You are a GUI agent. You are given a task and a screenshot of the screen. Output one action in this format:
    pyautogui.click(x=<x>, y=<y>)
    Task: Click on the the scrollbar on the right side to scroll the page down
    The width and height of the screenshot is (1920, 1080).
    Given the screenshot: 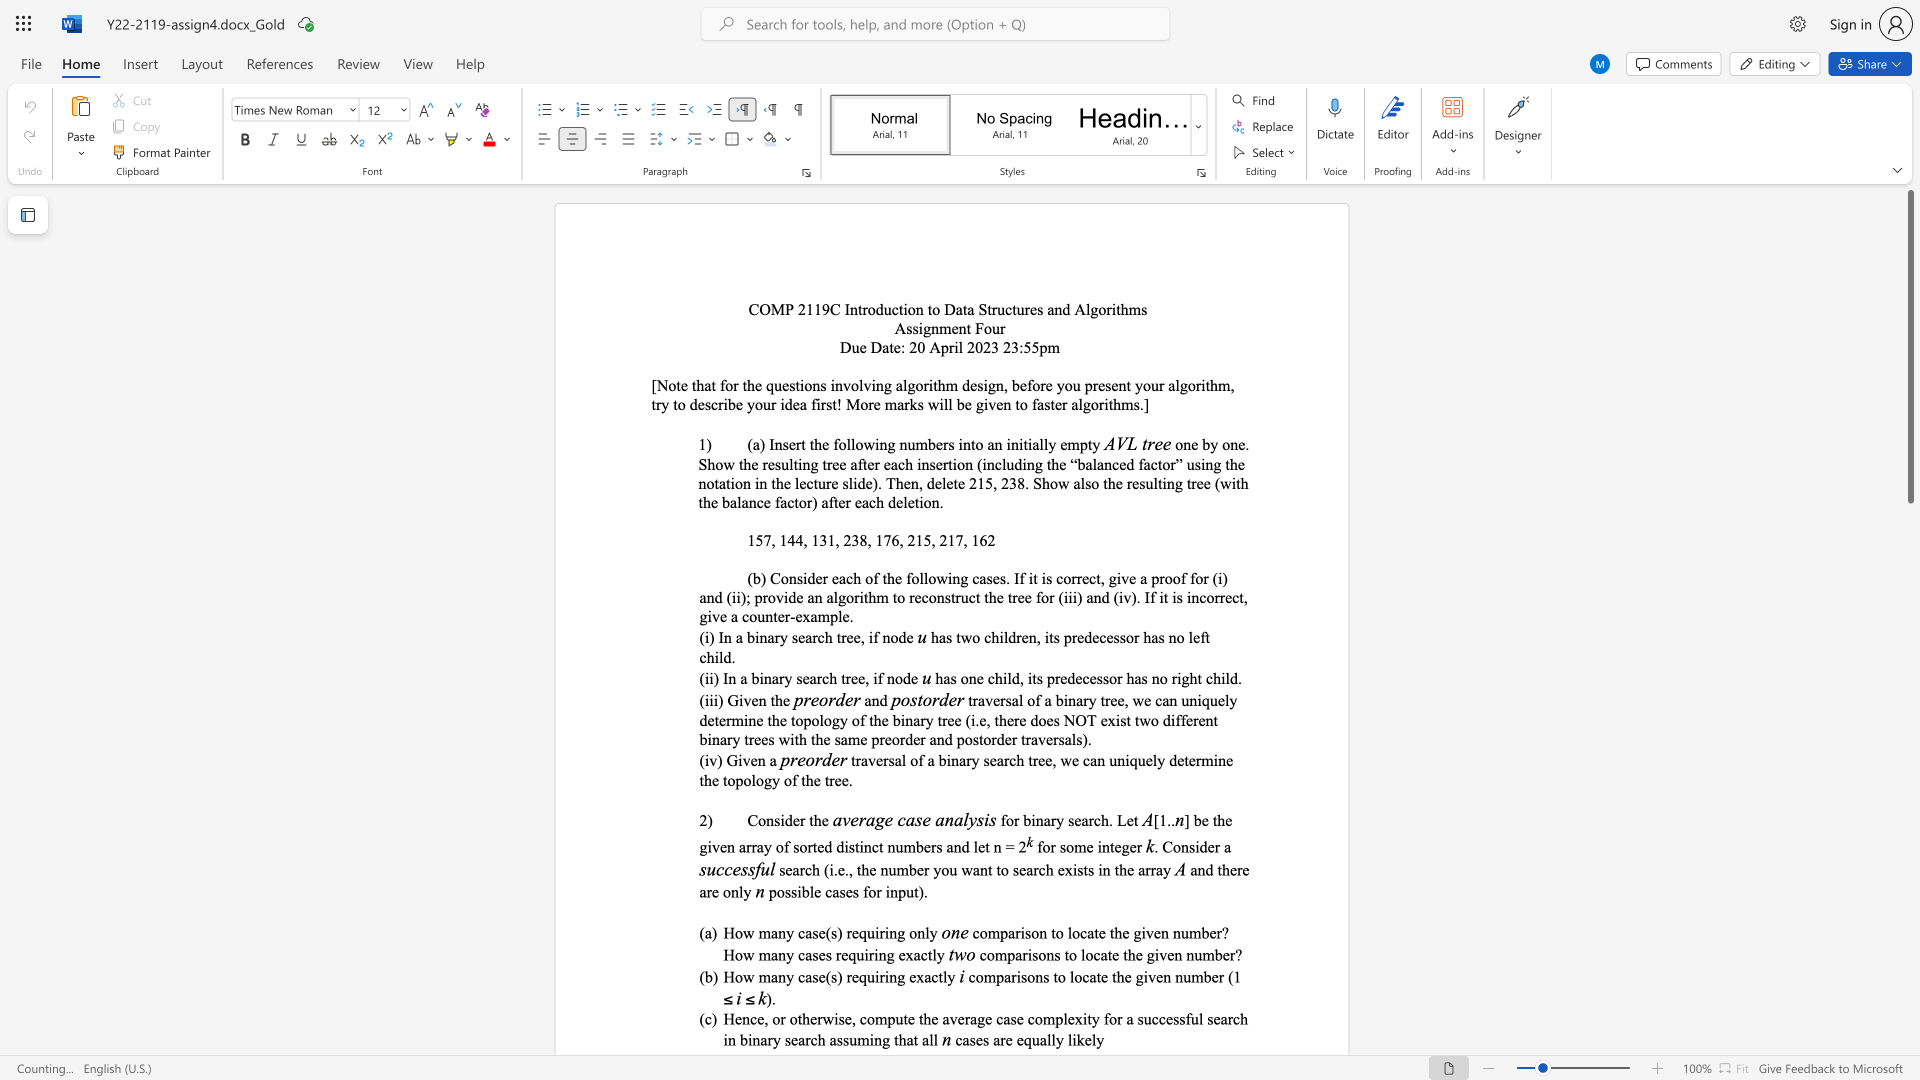 What is the action you would take?
    pyautogui.click(x=1909, y=749)
    